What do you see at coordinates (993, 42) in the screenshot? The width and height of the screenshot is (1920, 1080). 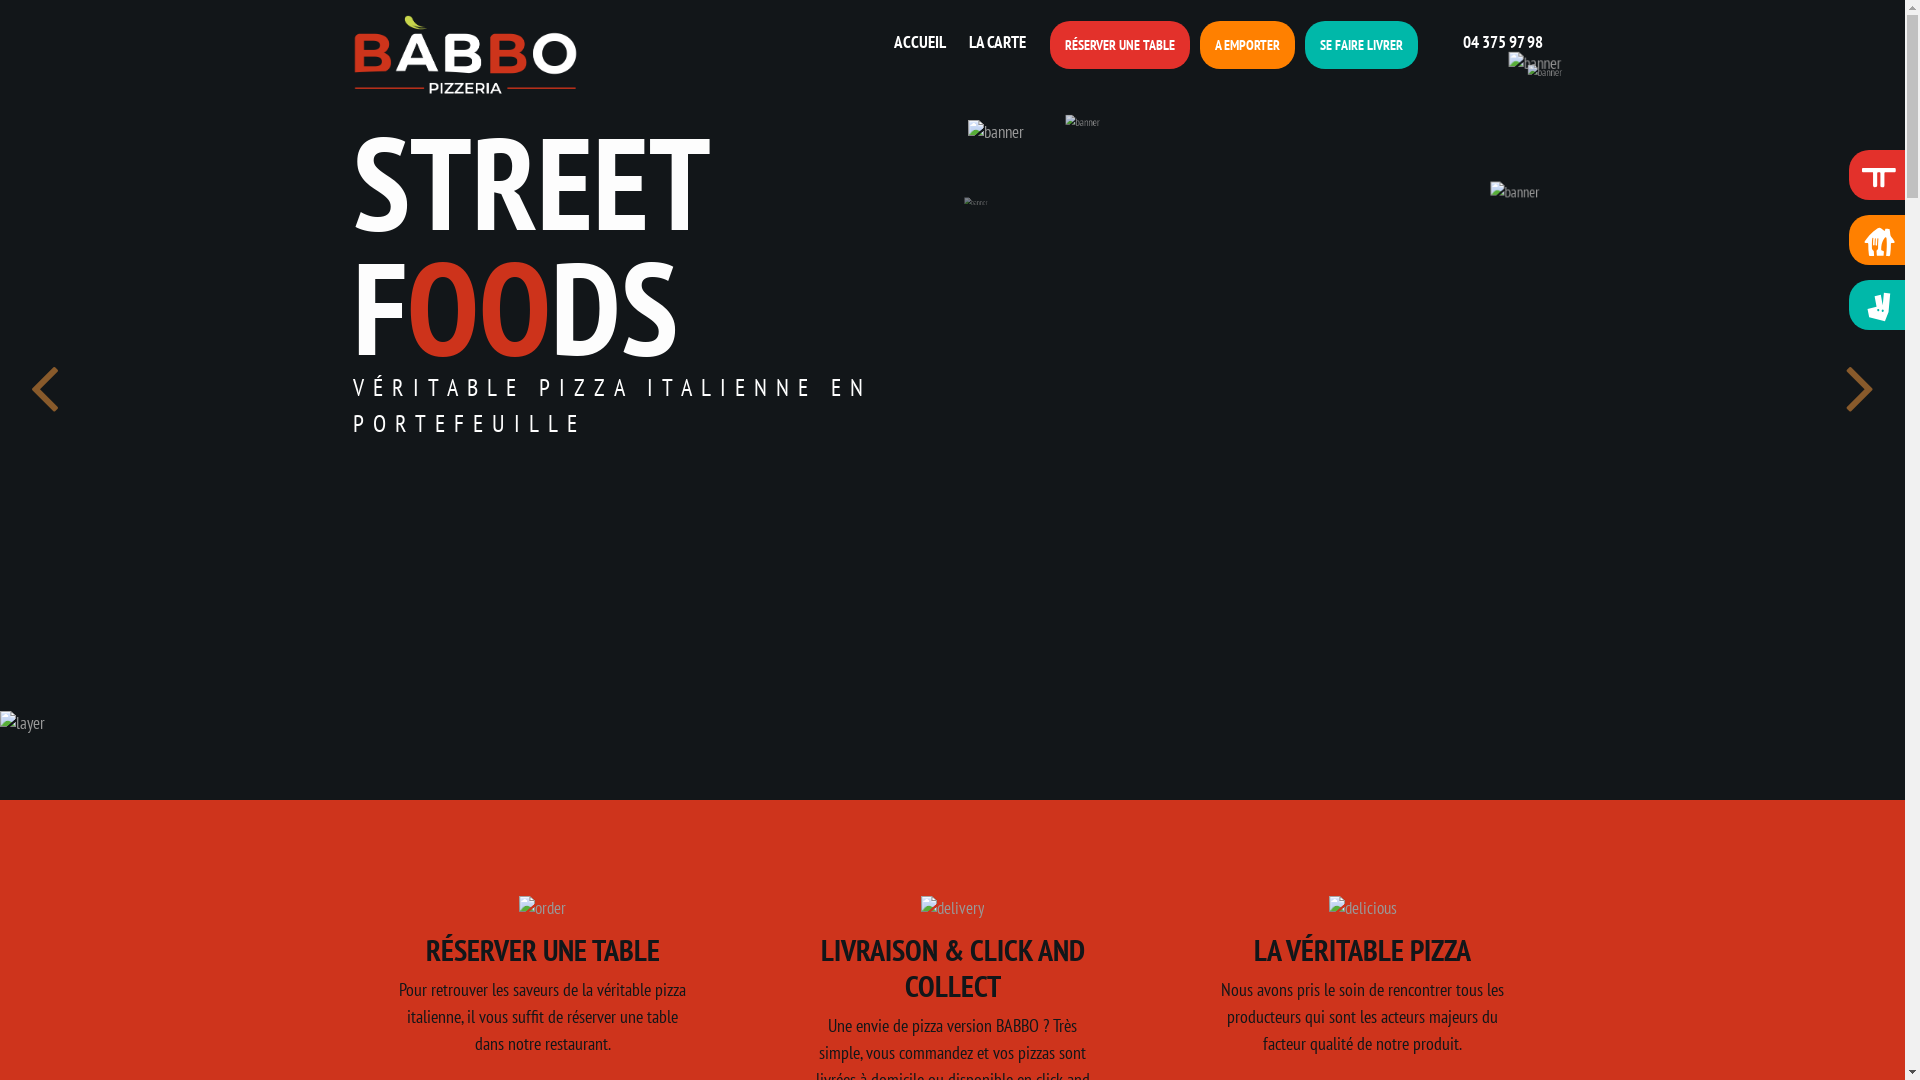 I see `'LA CARTE'` at bounding box center [993, 42].